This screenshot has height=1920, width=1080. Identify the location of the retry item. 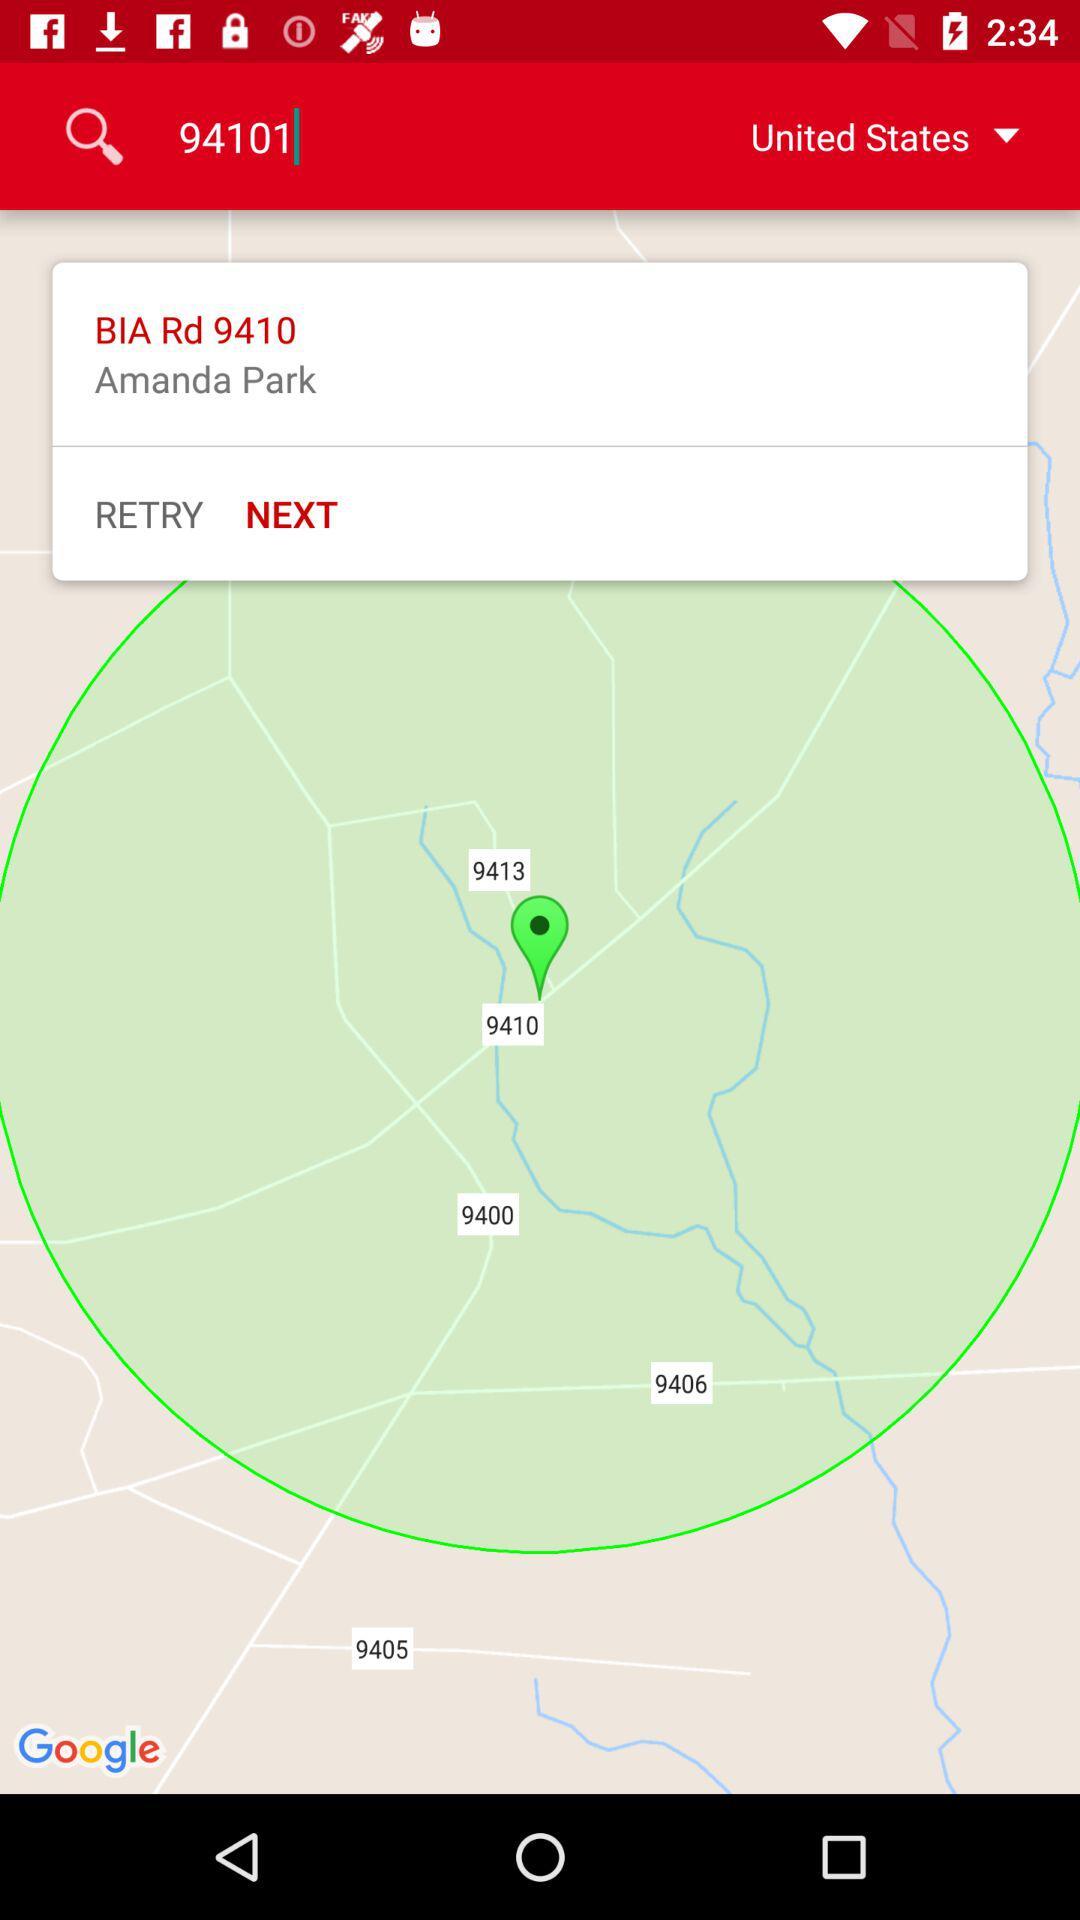
(147, 513).